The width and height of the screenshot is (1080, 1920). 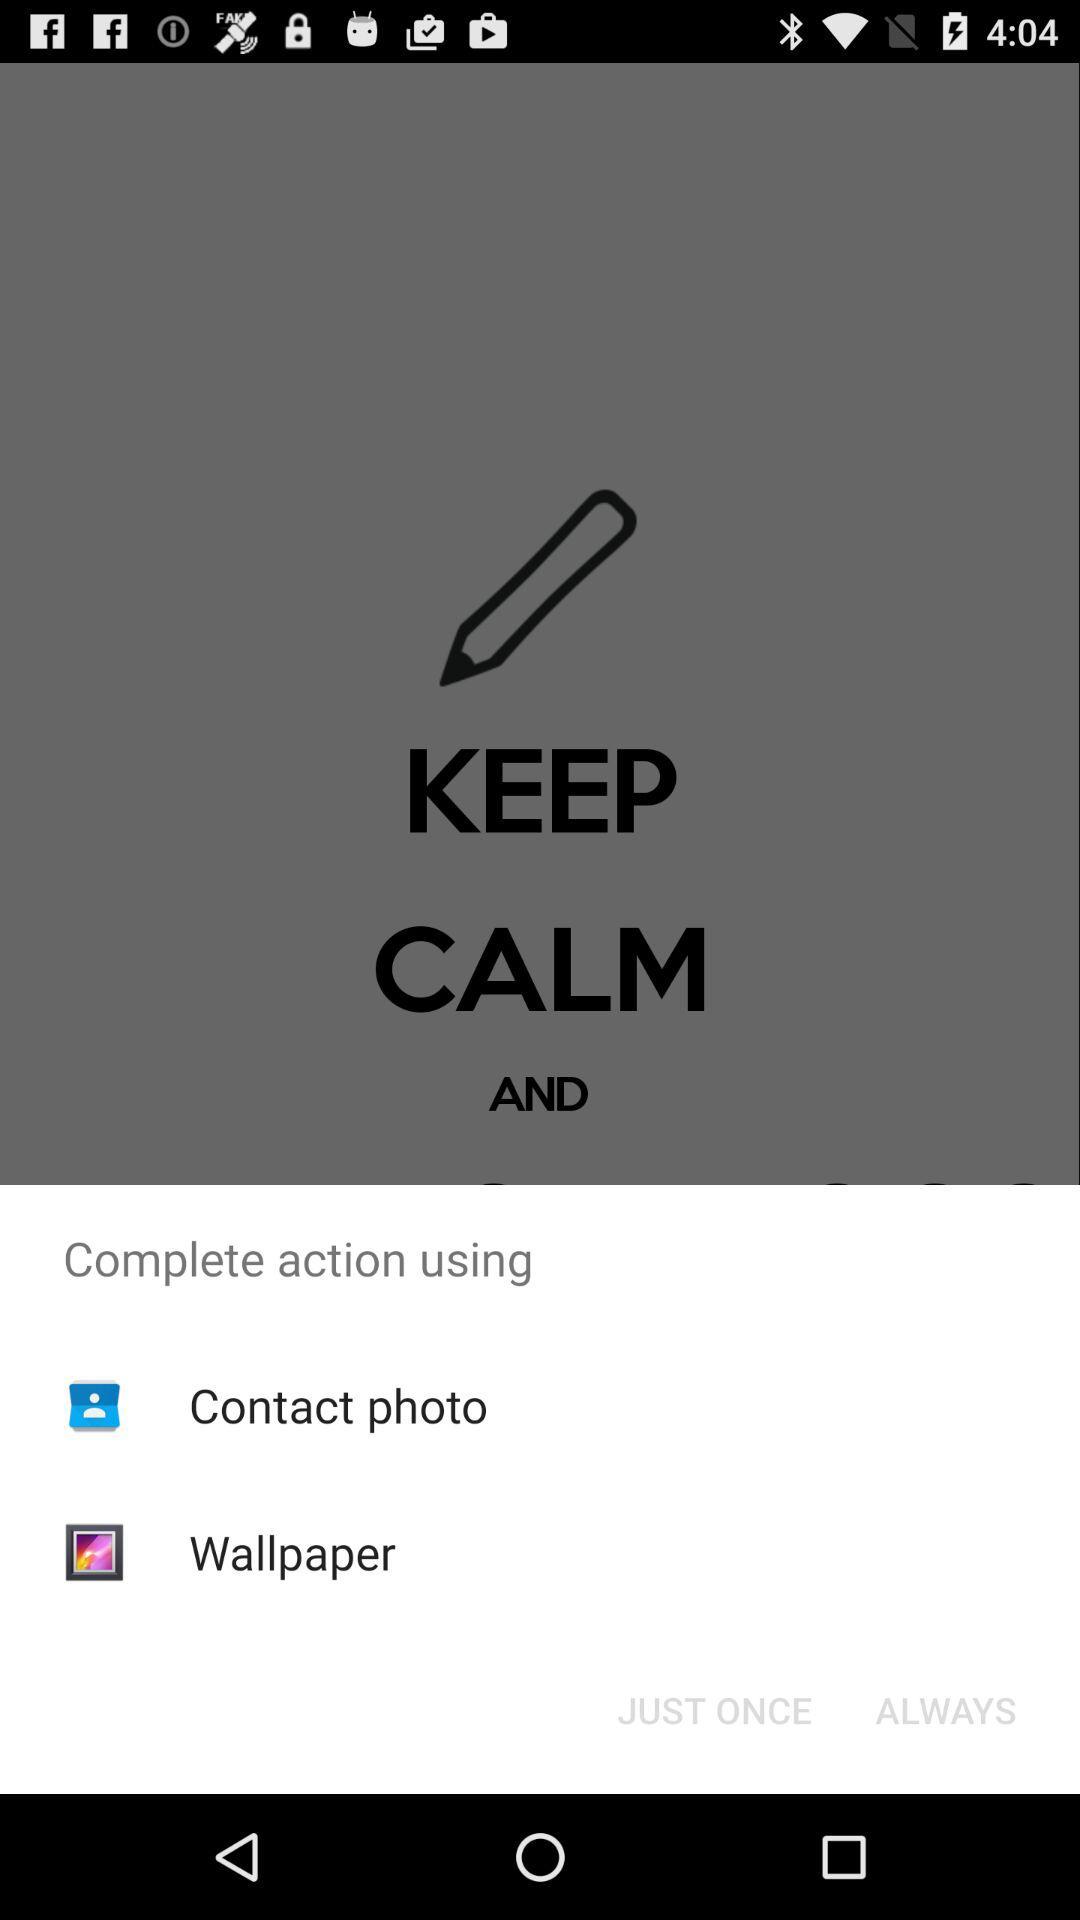 What do you see at coordinates (945, 1708) in the screenshot?
I see `the item at the bottom right corner` at bounding box center [945, 1708].